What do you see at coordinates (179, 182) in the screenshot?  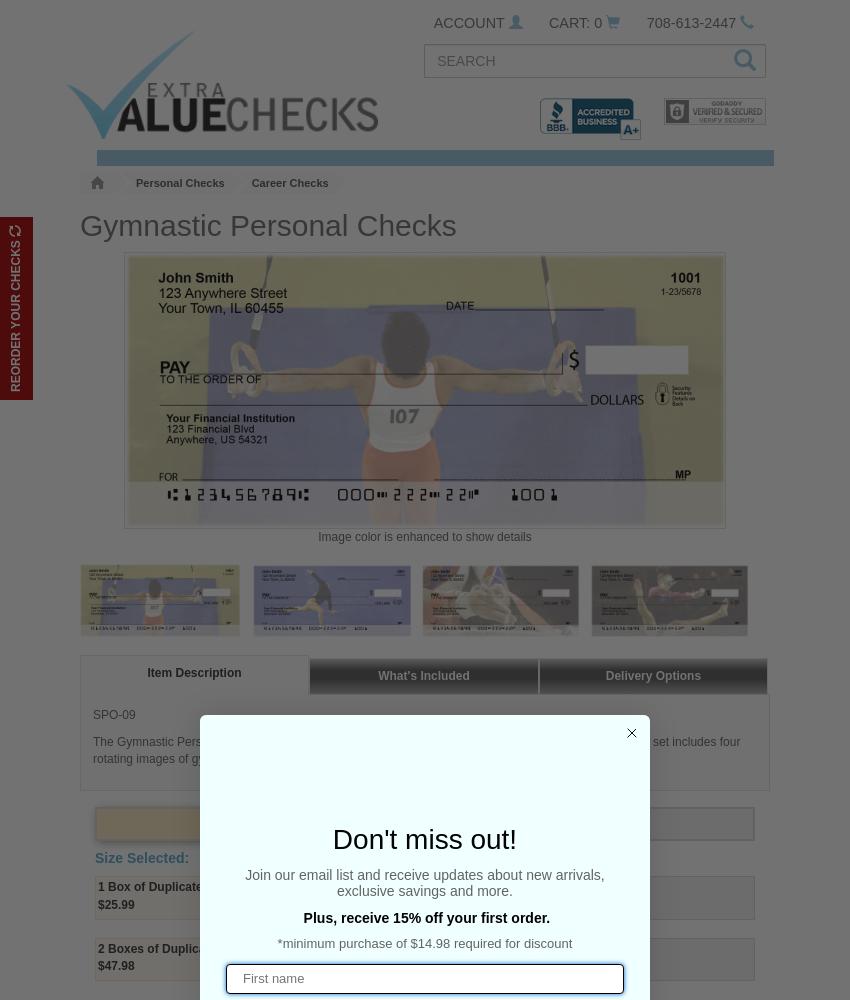 I see `'Personal Checks'` at bounding box center [179, 182].